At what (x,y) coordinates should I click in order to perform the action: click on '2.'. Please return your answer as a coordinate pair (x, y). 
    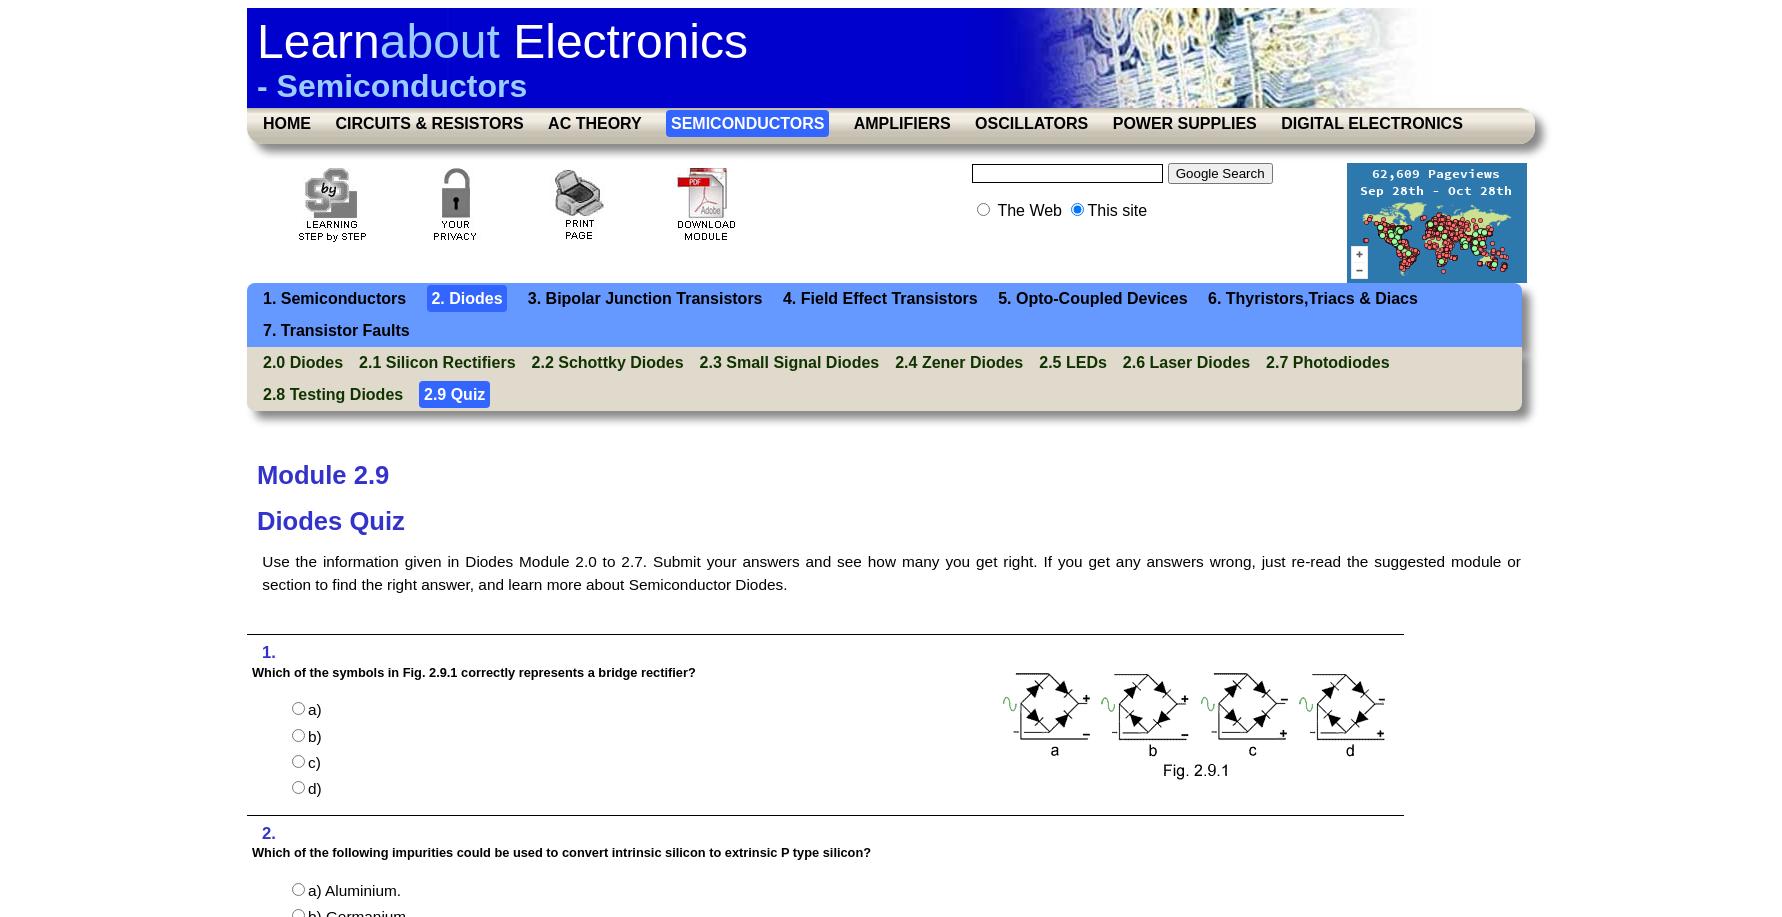
    Looking at the image, I should click on (267, 832).